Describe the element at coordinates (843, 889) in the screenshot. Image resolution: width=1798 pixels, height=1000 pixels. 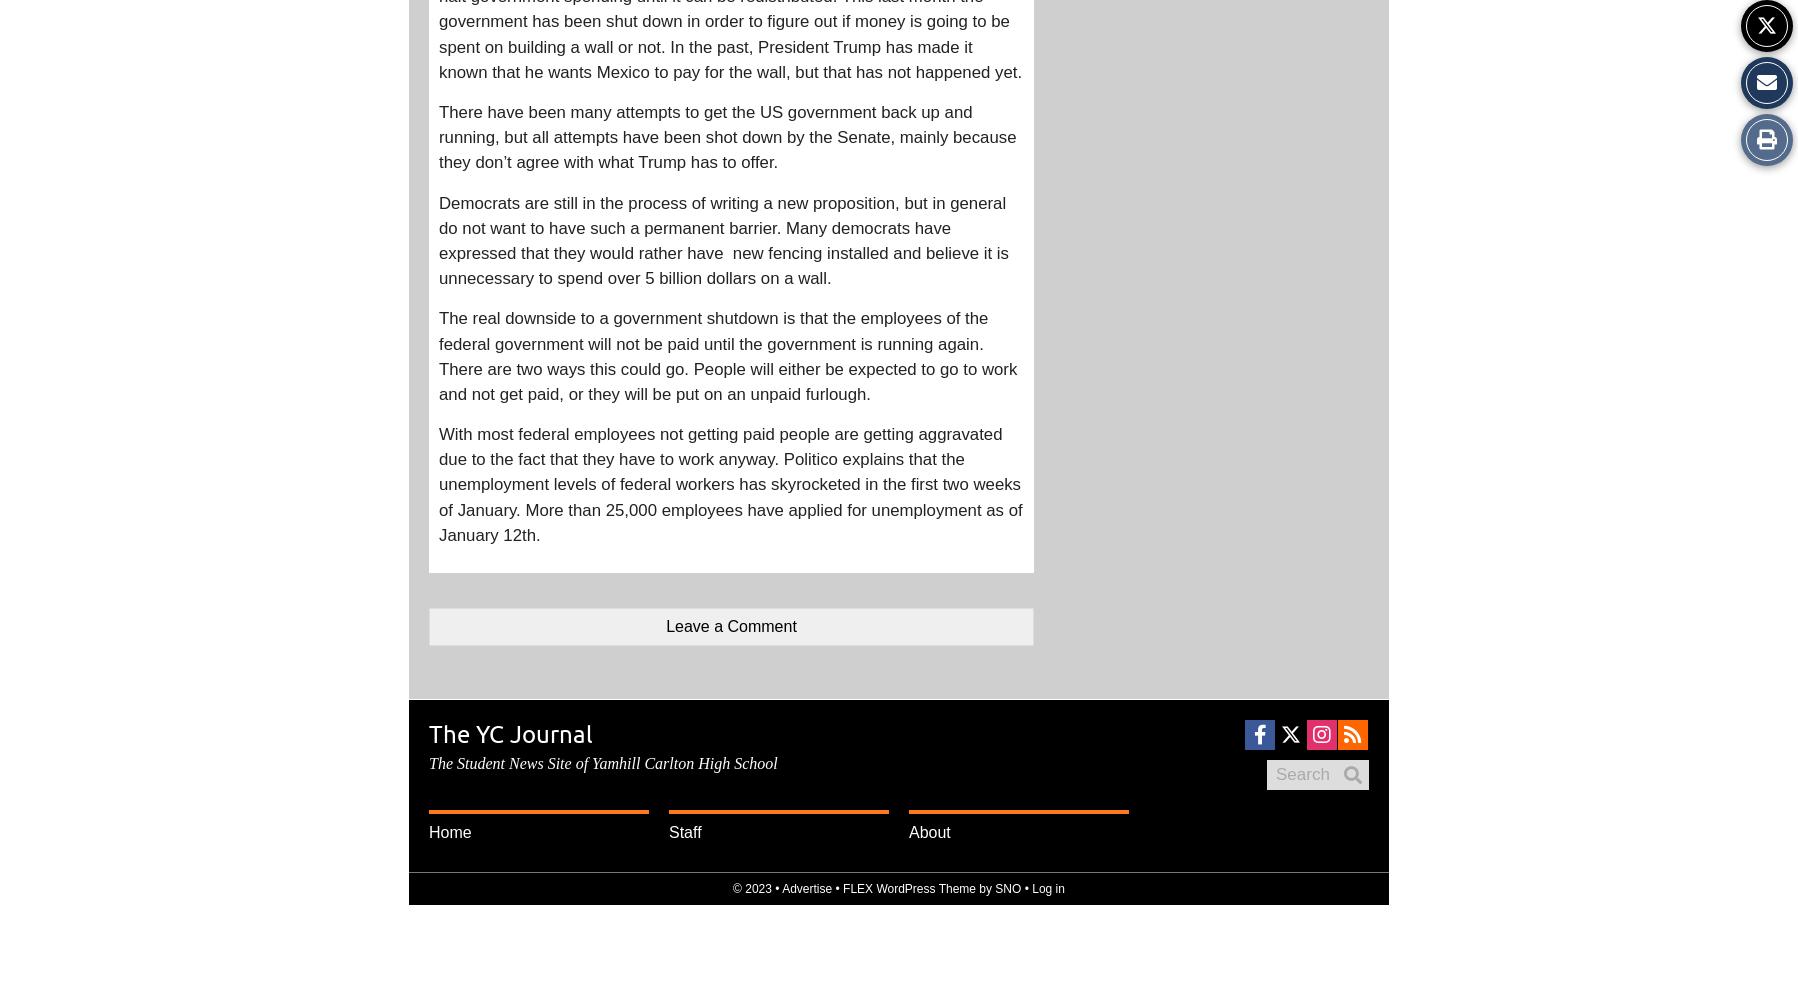
I see `'FLEX WordPress Theme'` at that location.